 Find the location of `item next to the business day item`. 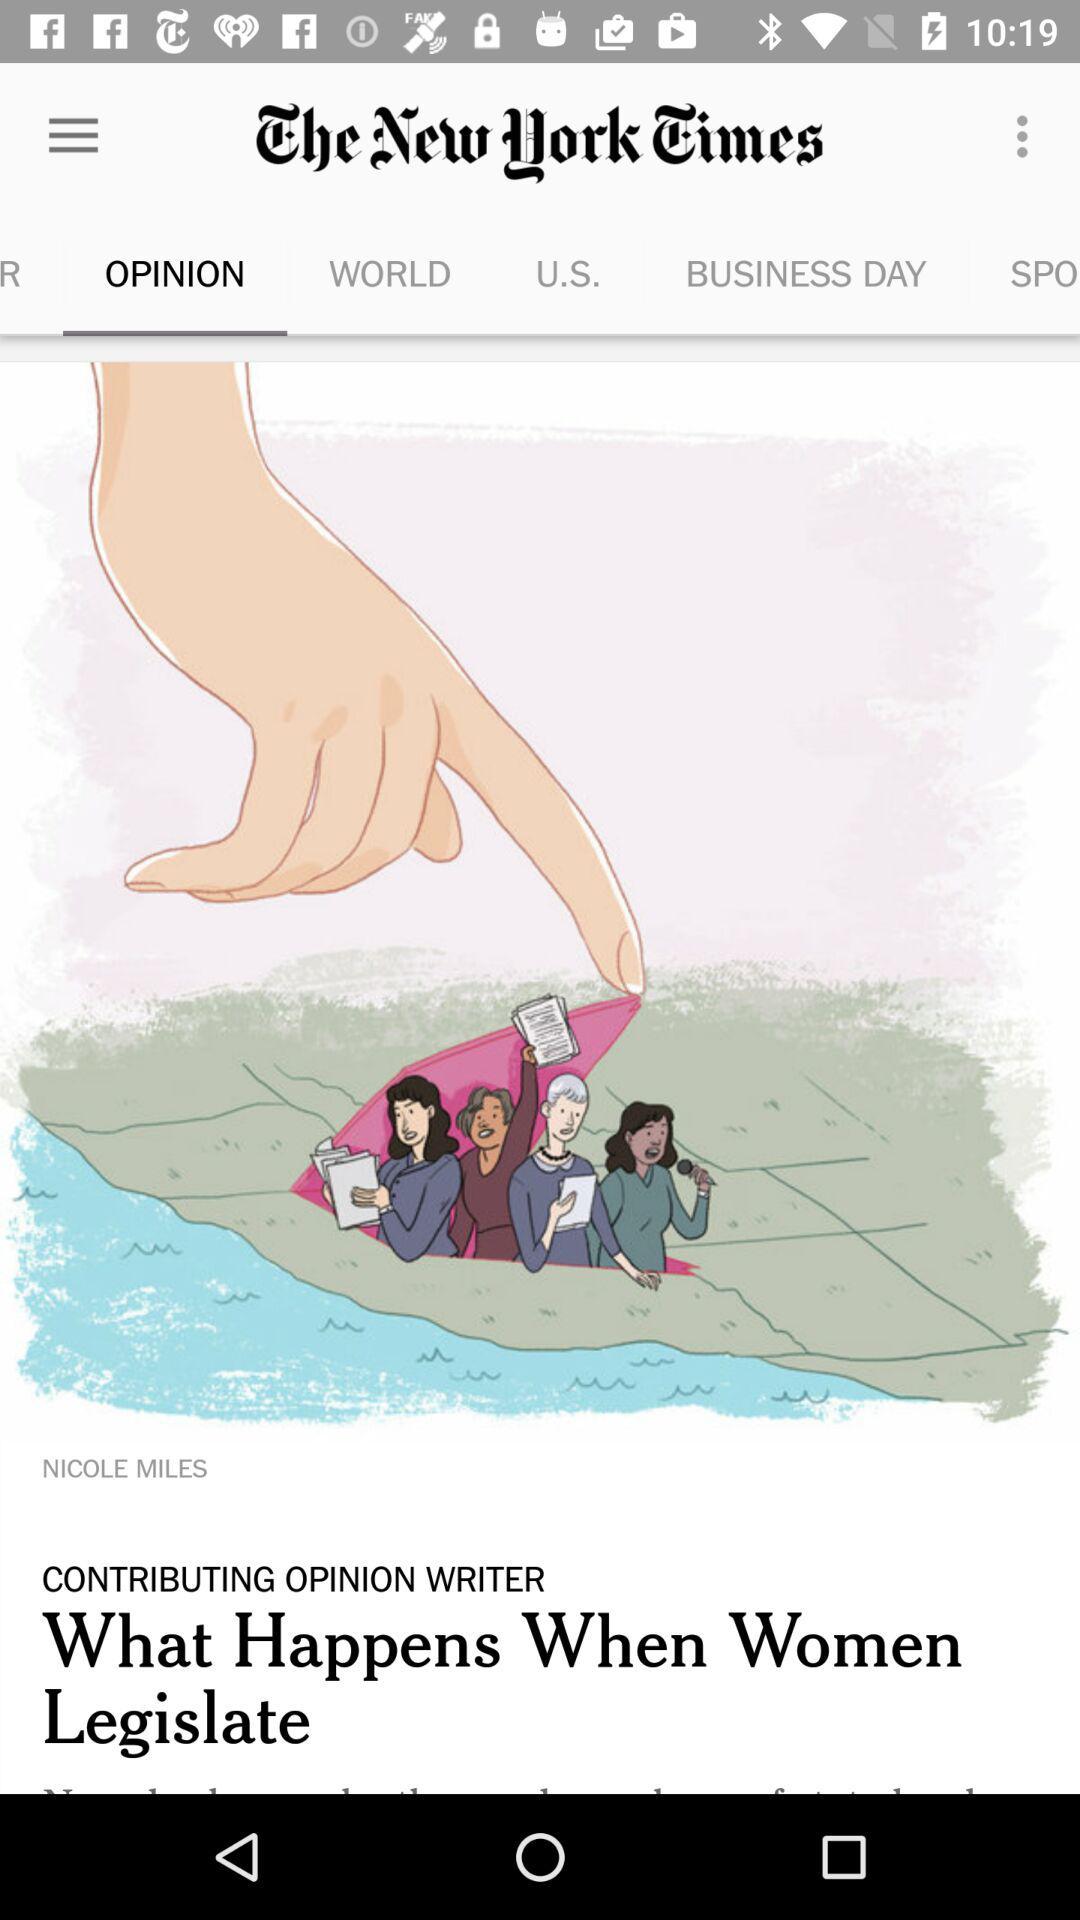

item next to the business day item is located at coordinates (568, 272).